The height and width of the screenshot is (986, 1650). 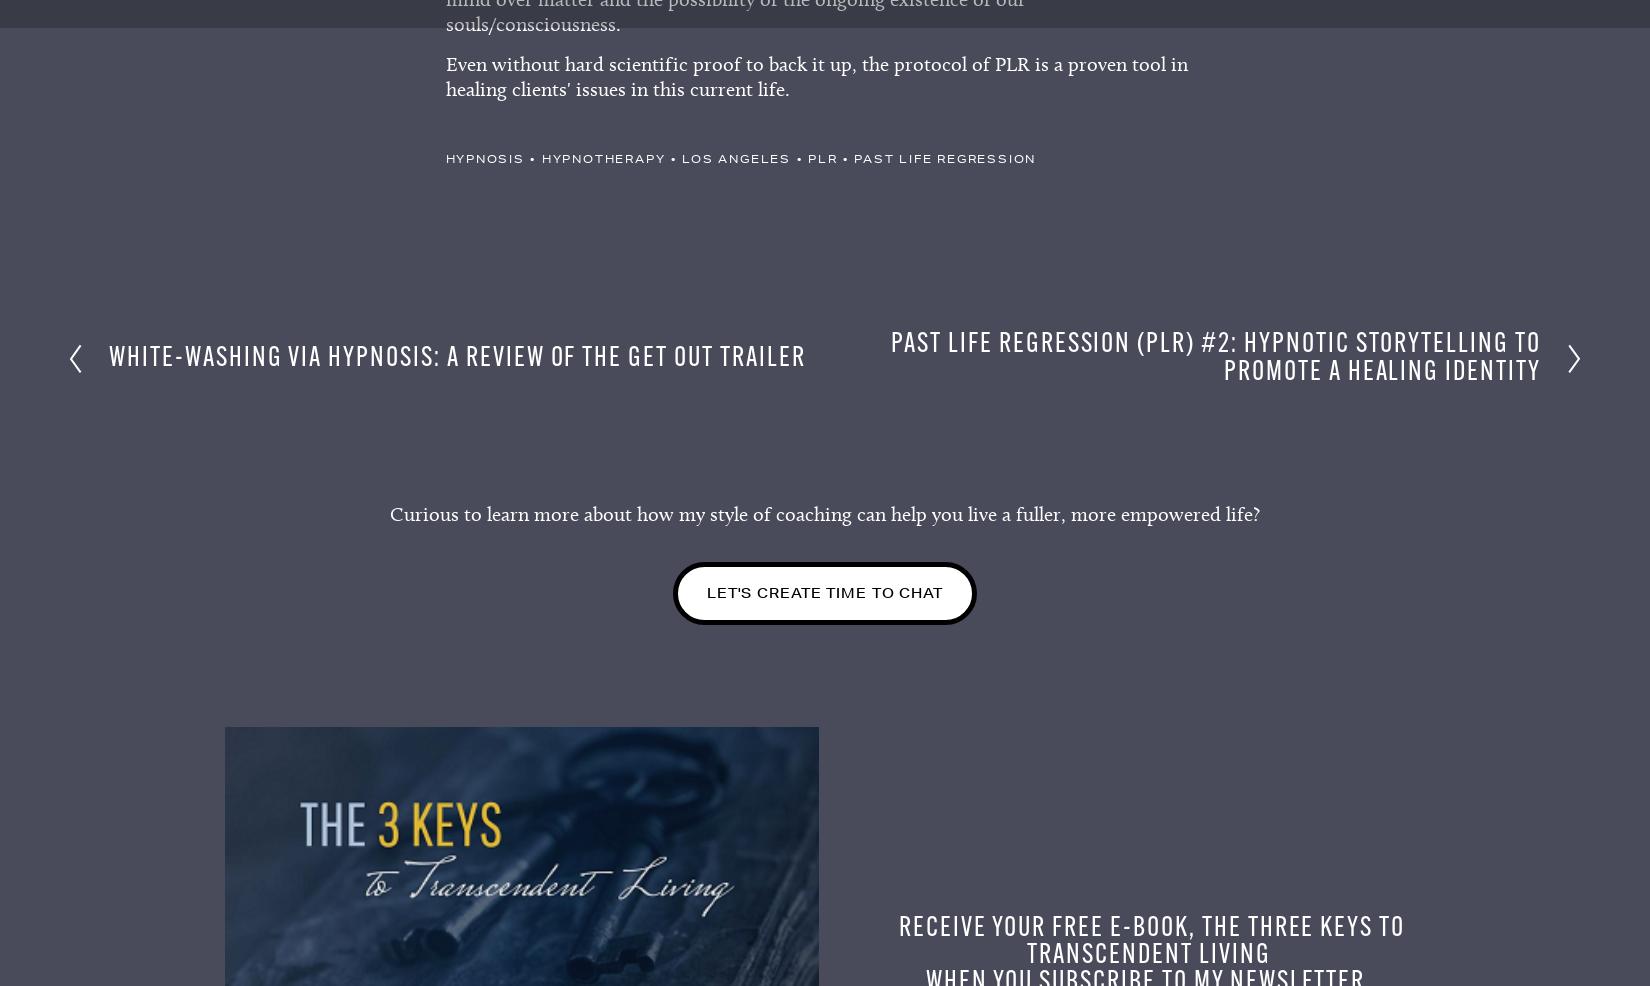 I want to click on 'Curious to learn more about how my style of coaching can help you live a fuller, more empowered life?', so click(x=825, y=519).